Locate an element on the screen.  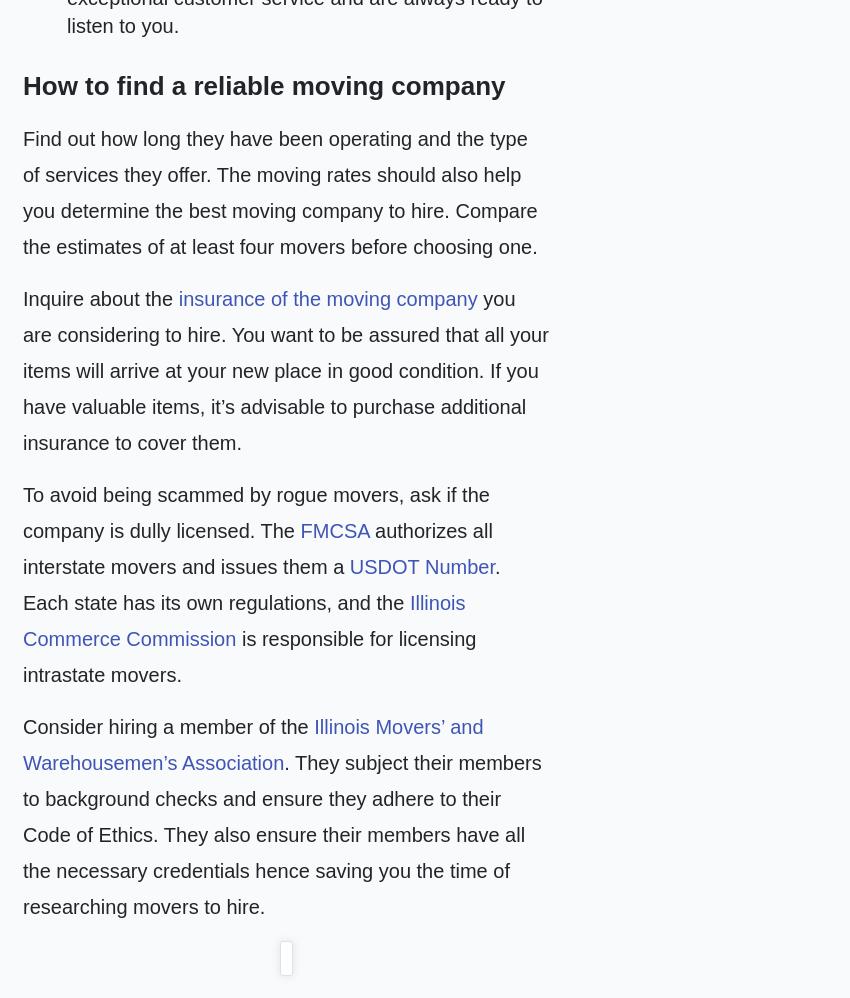
'USDOT Number' is located at coordinates (422, 565).